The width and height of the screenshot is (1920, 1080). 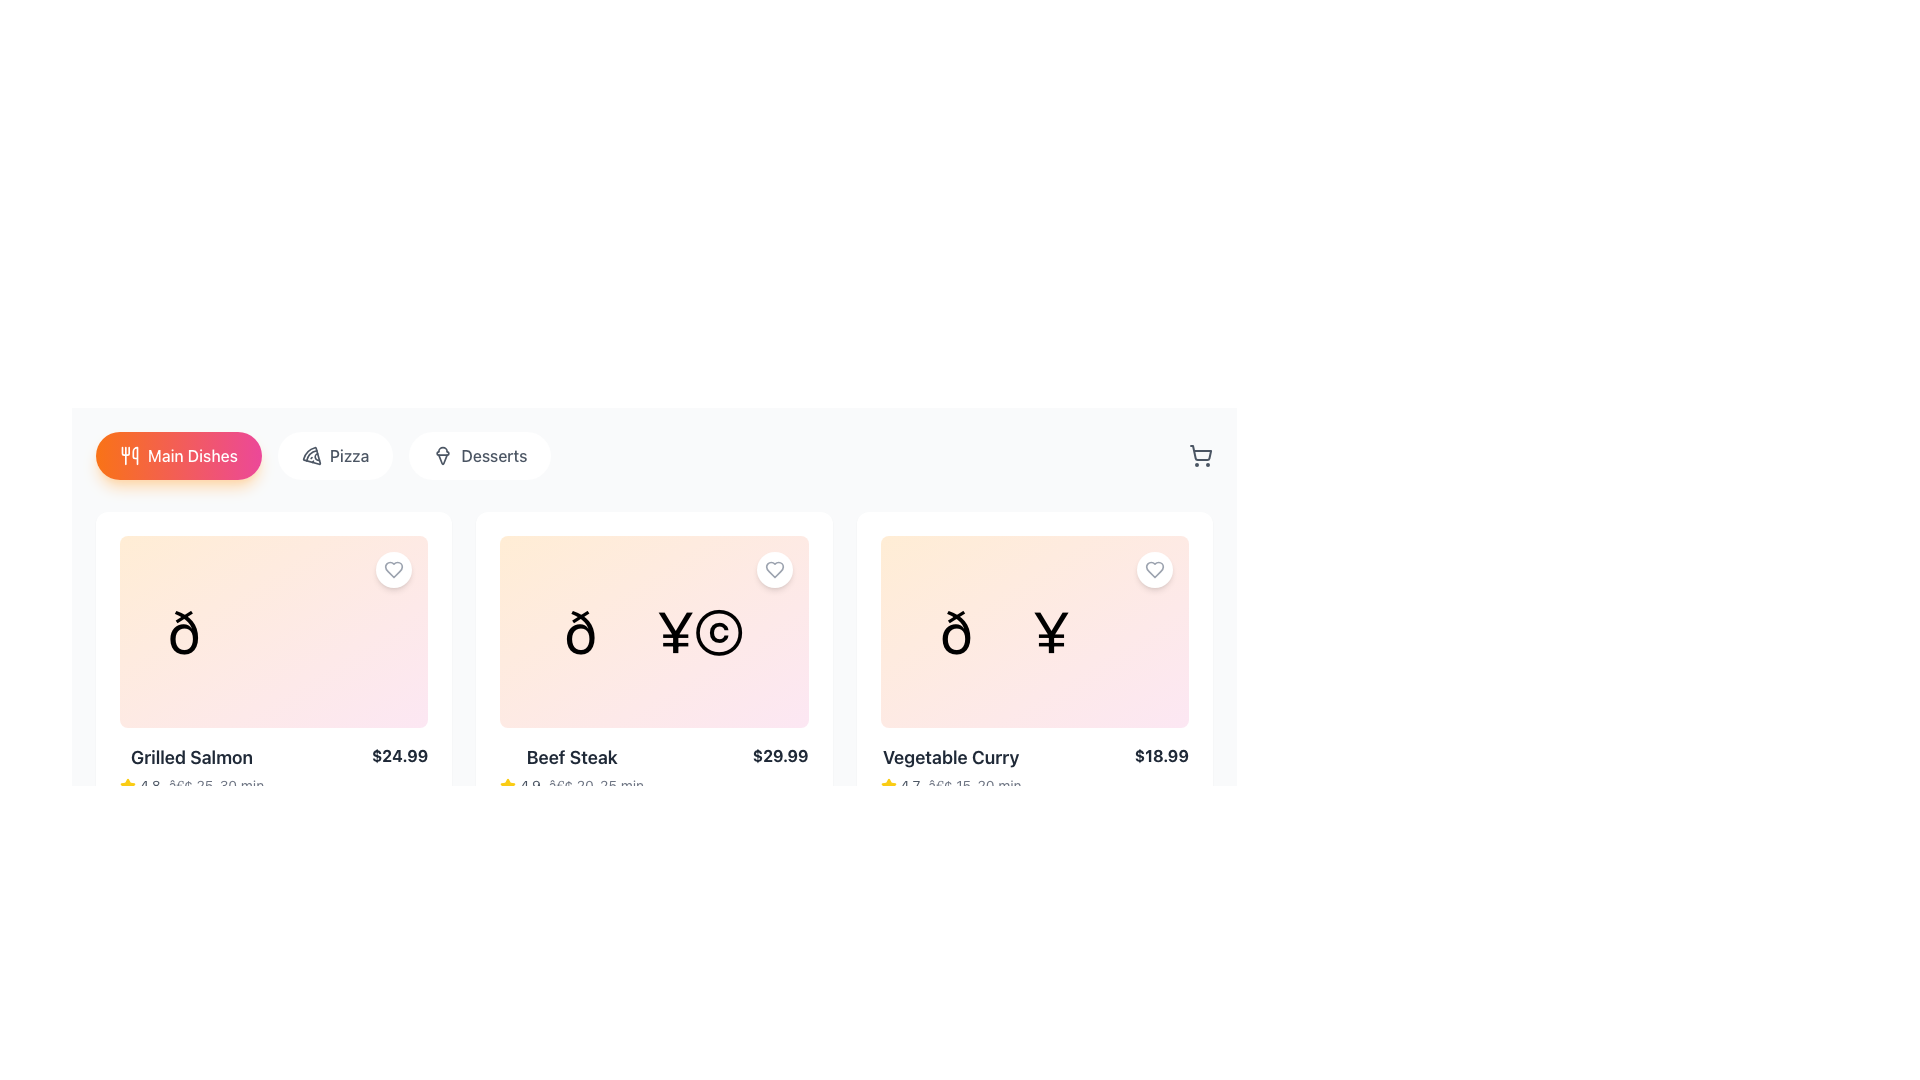 What do you see at coordinates (595, 785) in the screenshot?
I see `text from the Text Label that provides the estimated delivery time for the 'Beef Steak' item, positioned beneath it and aligned with the pricing information` at bounding box center [595, 785].